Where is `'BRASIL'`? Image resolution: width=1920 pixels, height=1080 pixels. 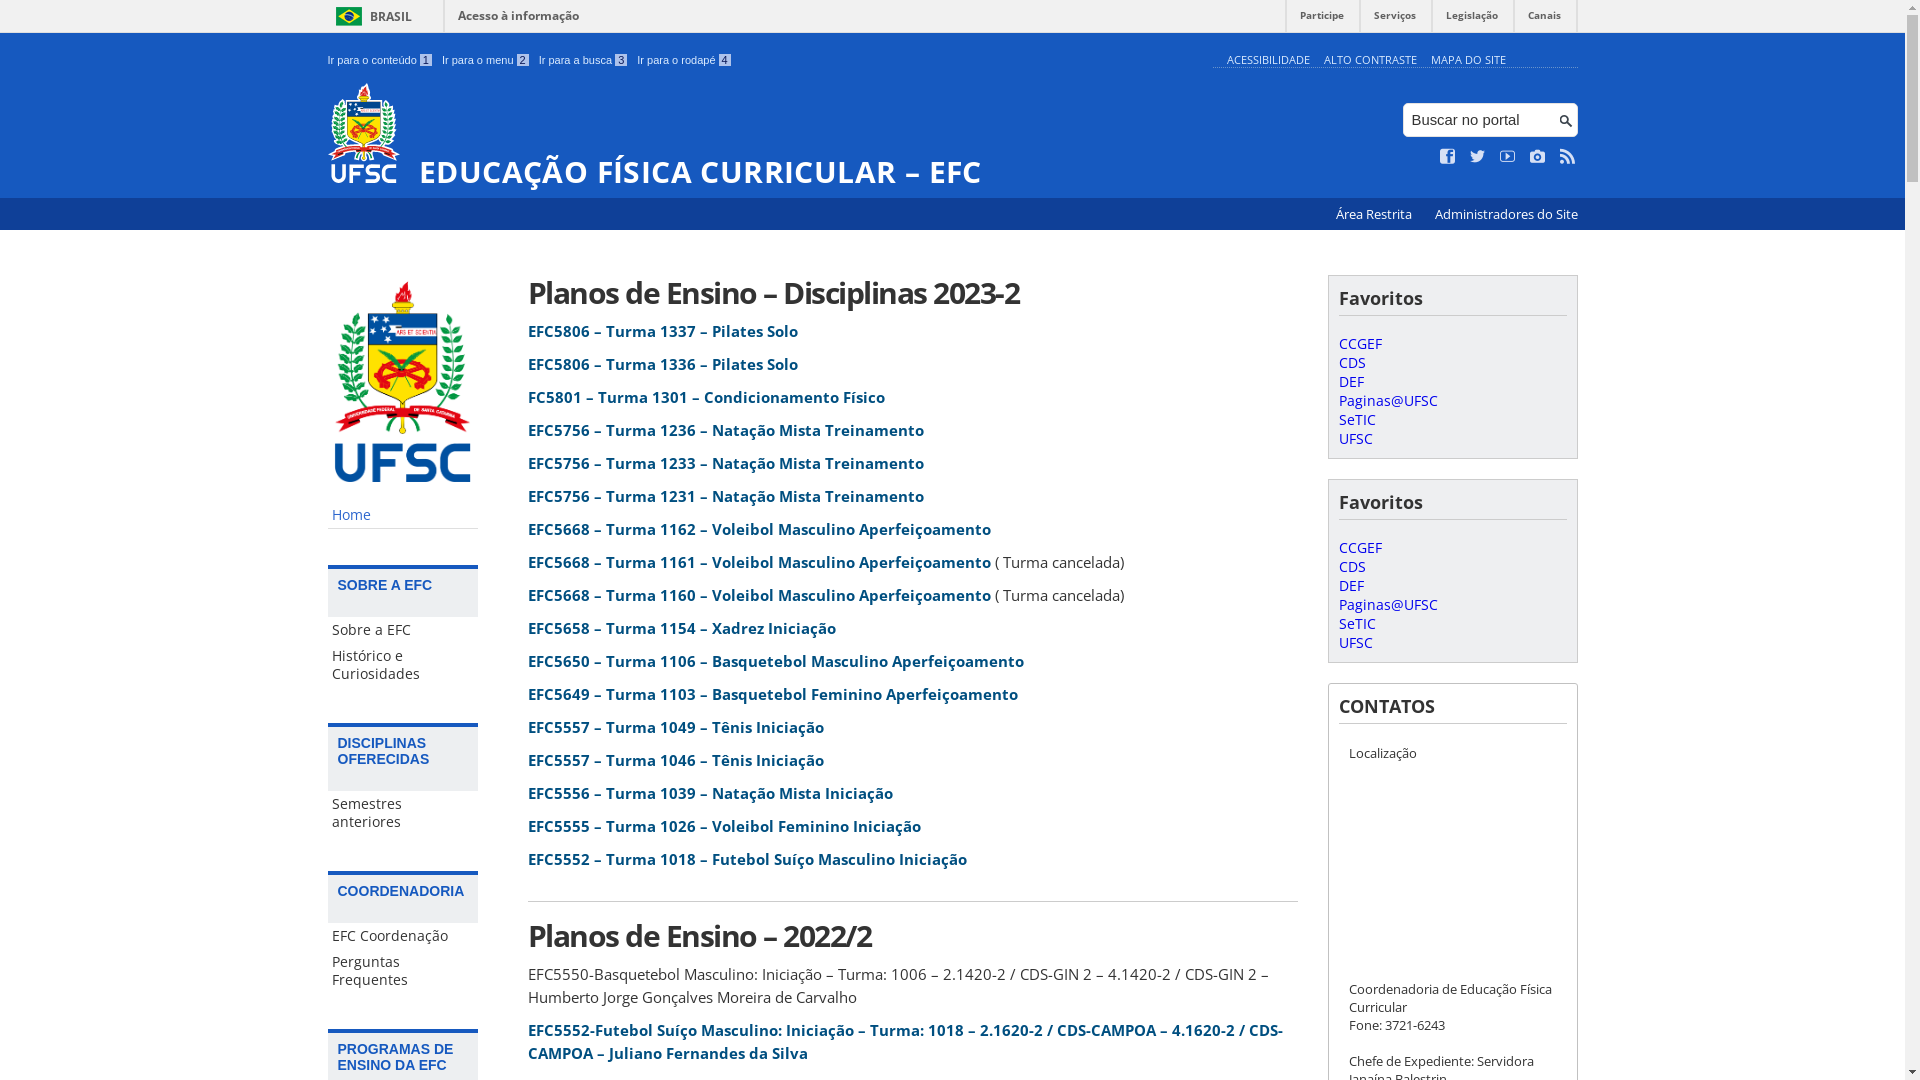
'BRASIL' is located at coordinates (370, 16).